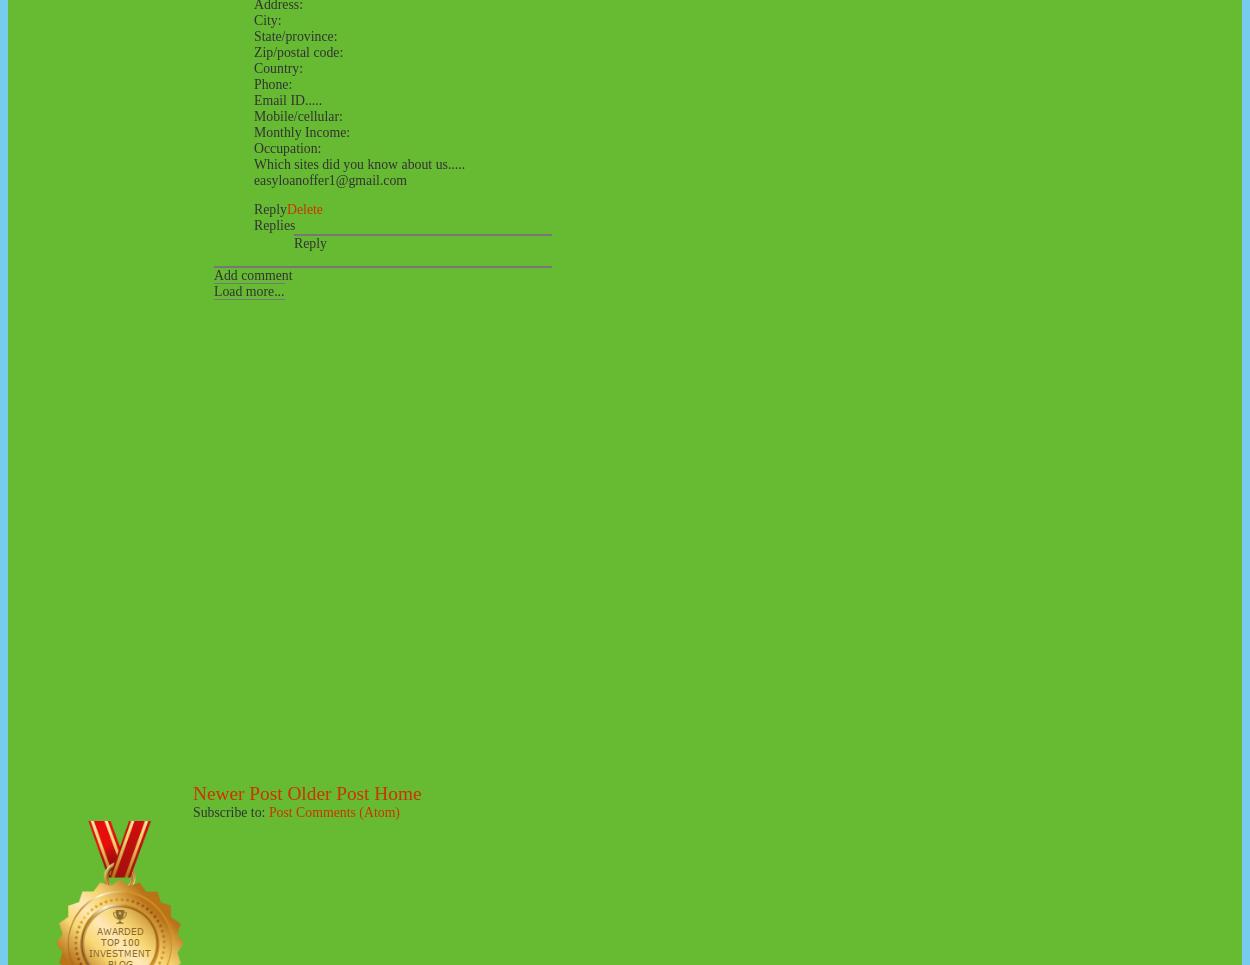 This screenshot has height=965, width=1250. Describe the element at coordinates (287, 147) in the screenshot. I see `'Occupation:'` at that location.